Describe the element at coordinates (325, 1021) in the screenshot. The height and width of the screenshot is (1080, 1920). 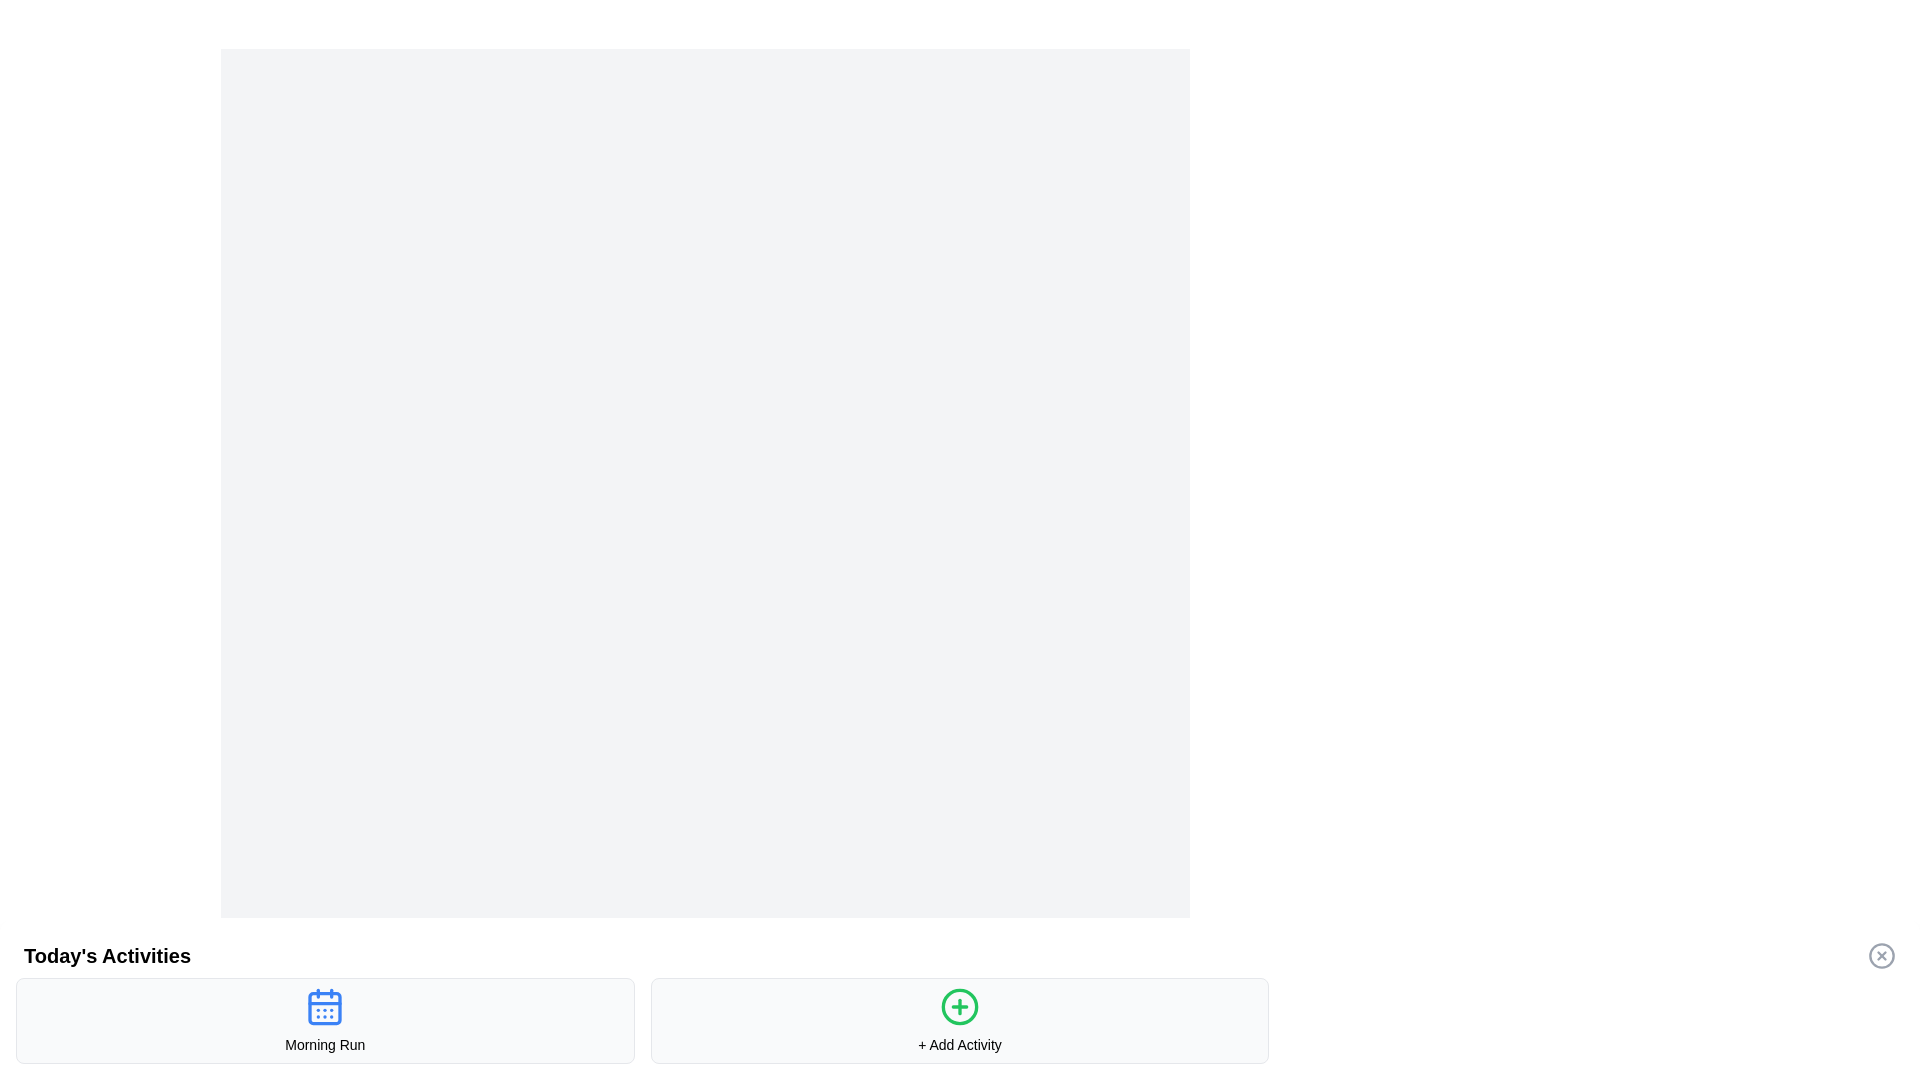
I see `the leftmost Card component in the grid layout displaying the title 'Morning Run'` at that location.